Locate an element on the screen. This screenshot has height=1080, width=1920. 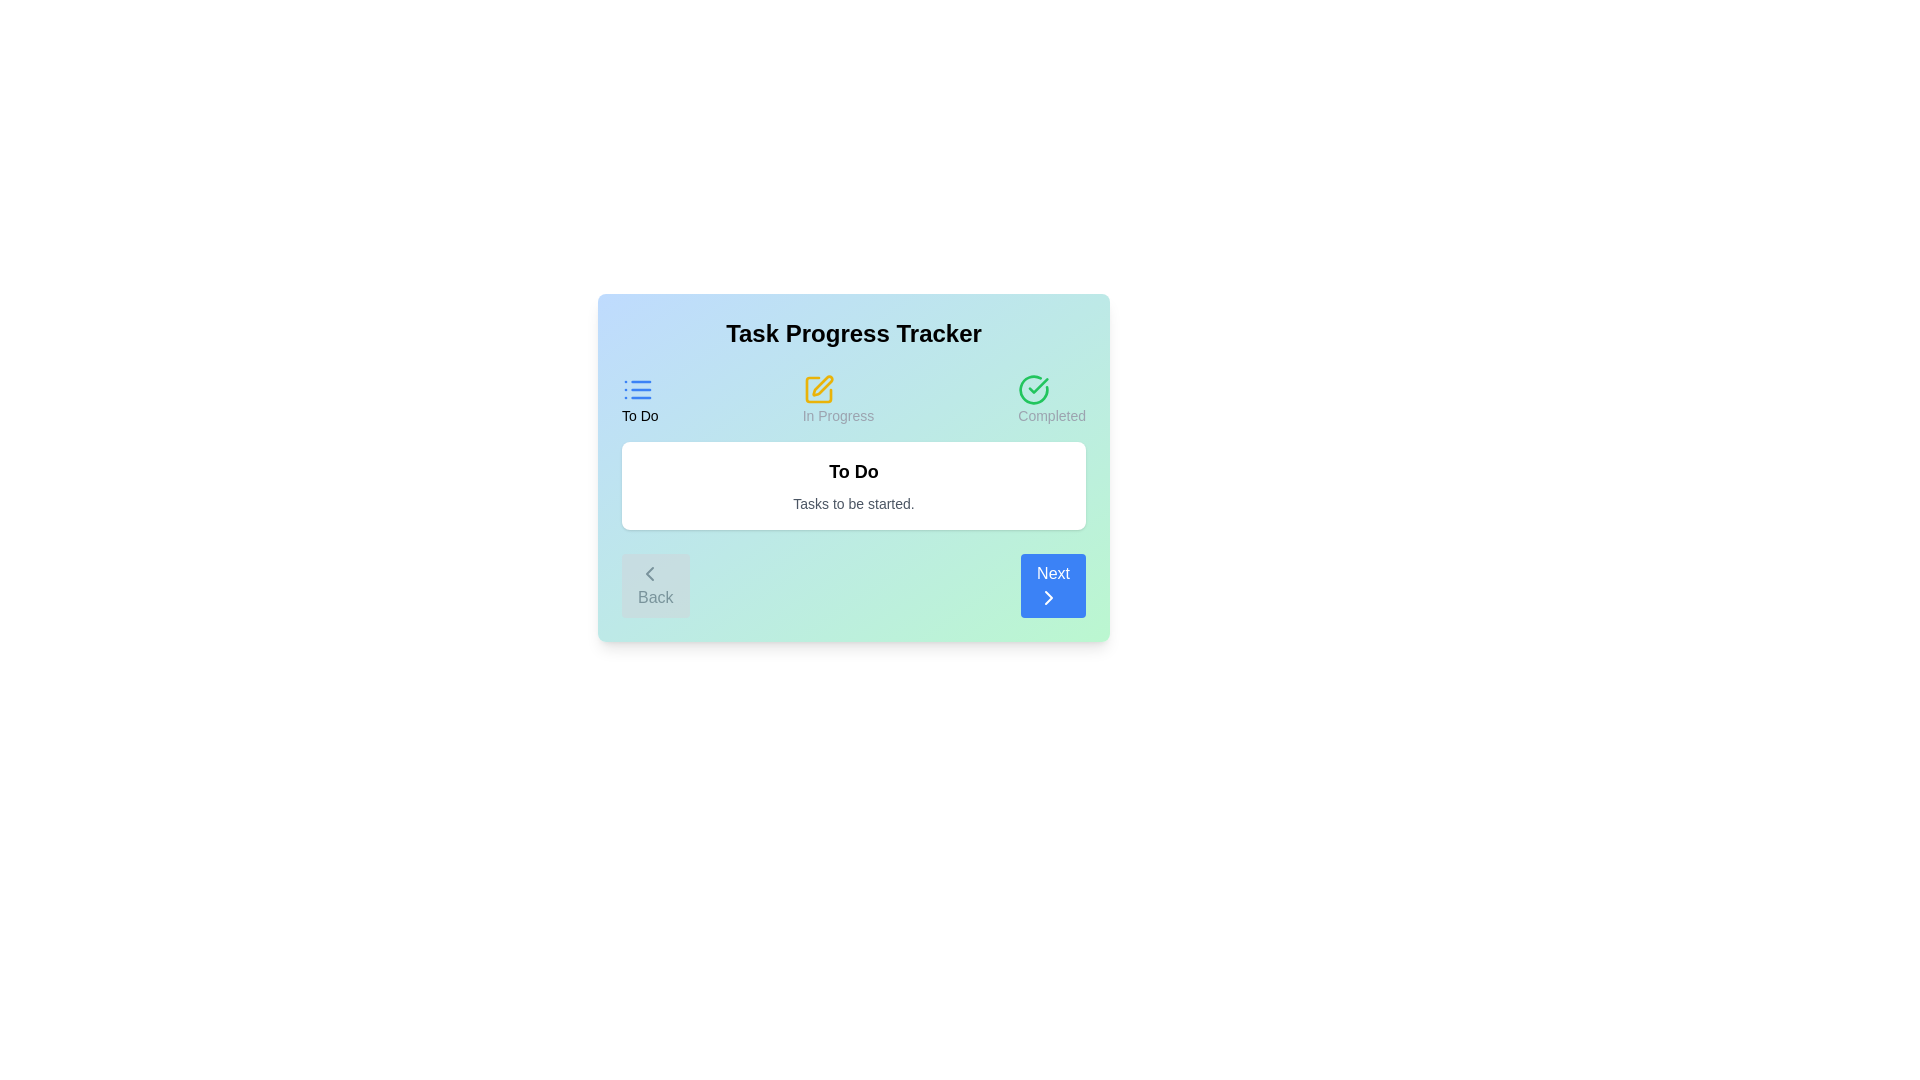
the icon for the step To Do to view its details is located at coordinates (638, 389).